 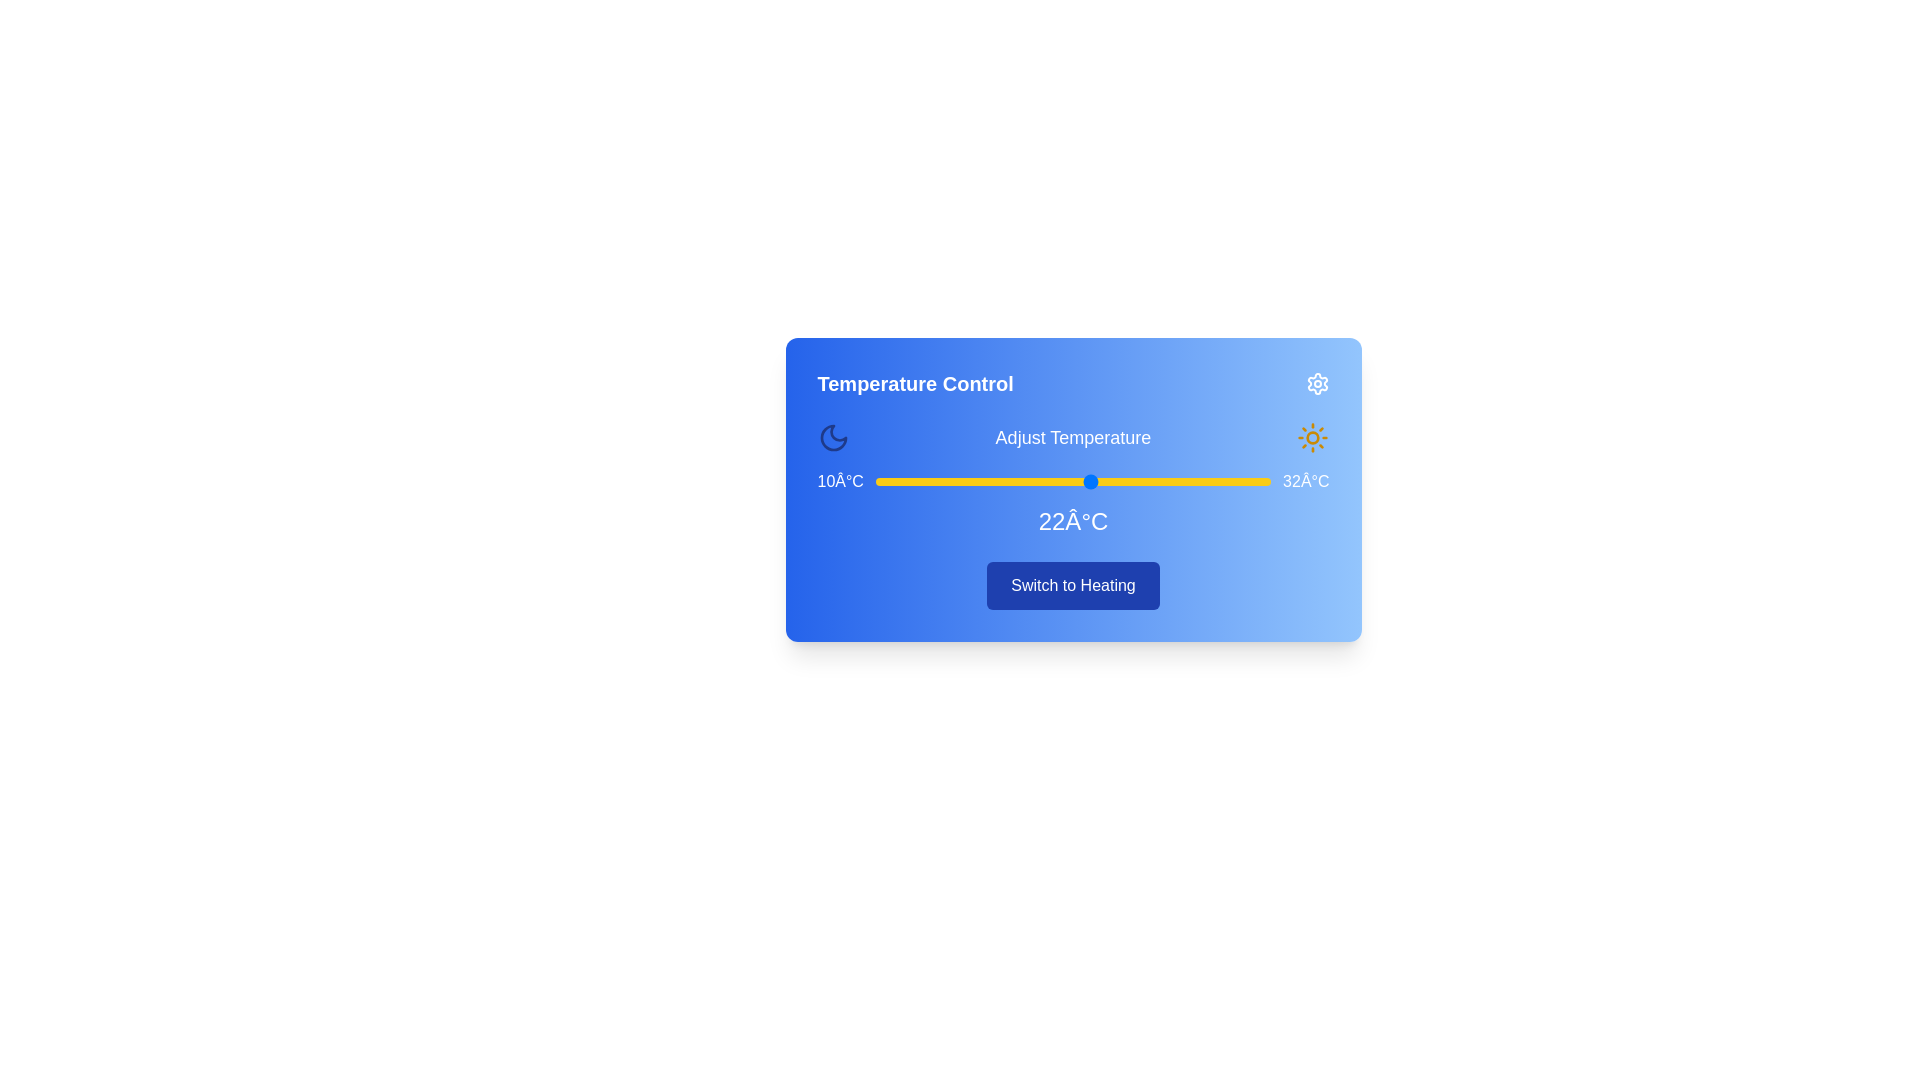 What do you see at coordinates (928, 482) in the screenshot?
I see `the temperature to 13°C using the slider` at bounding box center [928, 482].